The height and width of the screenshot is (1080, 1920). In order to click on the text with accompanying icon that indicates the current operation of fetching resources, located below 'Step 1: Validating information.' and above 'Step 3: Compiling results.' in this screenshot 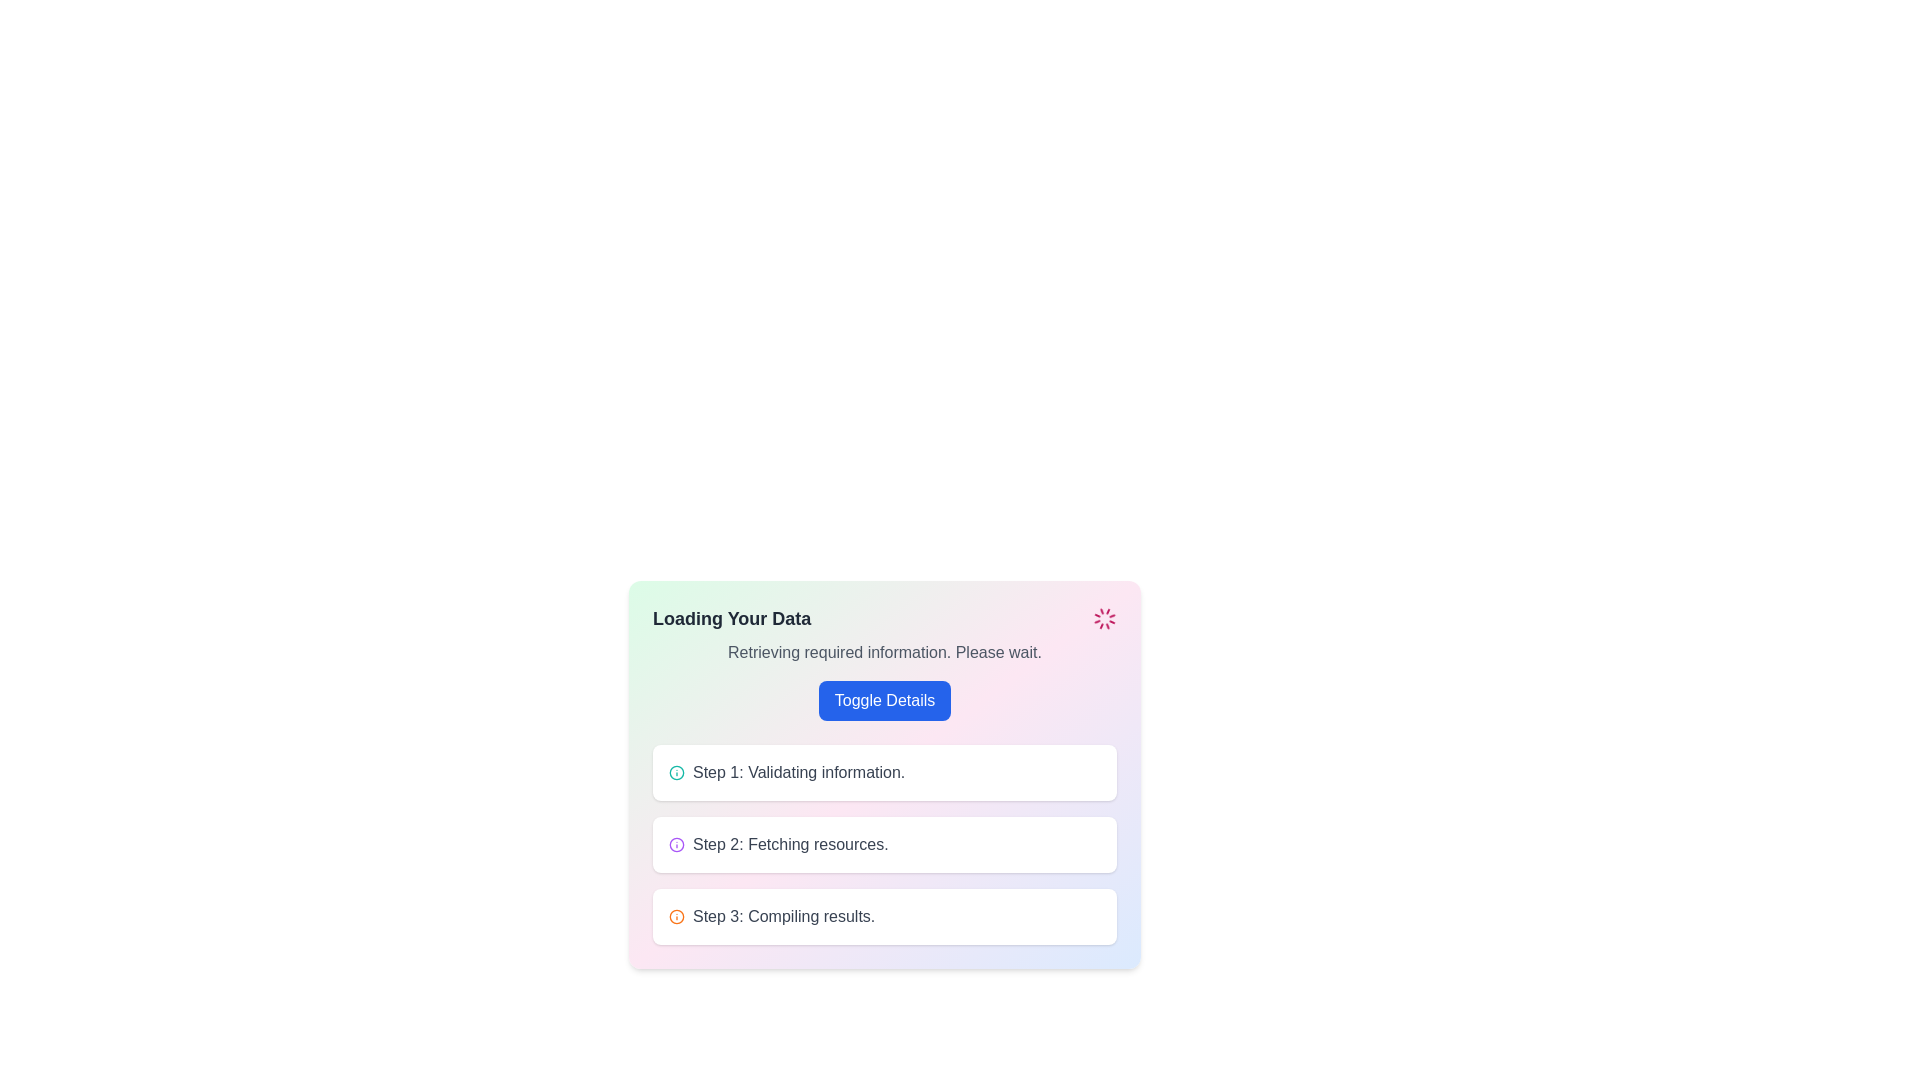, I will do `click(883, 844)`.